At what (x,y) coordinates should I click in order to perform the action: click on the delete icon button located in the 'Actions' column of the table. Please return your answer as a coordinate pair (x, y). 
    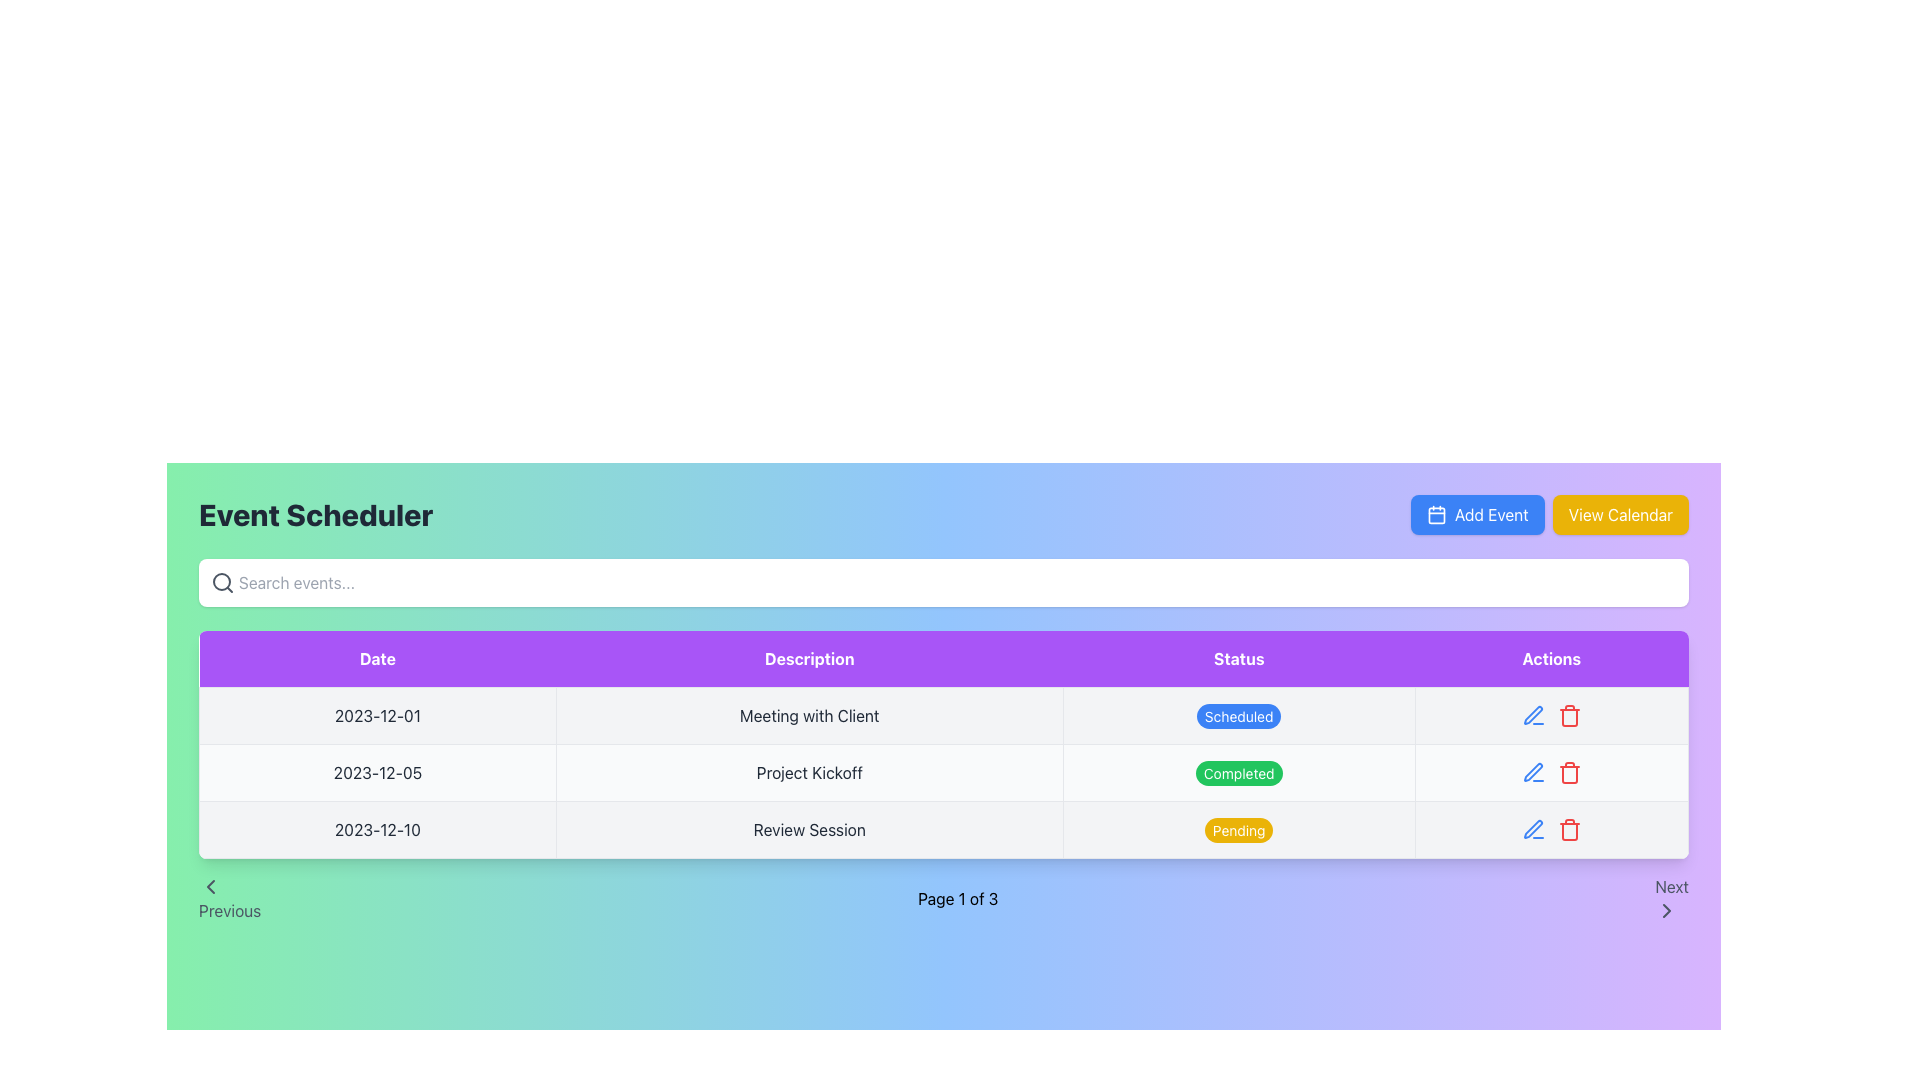
    Looking at the image, I should click on (1568, 715).